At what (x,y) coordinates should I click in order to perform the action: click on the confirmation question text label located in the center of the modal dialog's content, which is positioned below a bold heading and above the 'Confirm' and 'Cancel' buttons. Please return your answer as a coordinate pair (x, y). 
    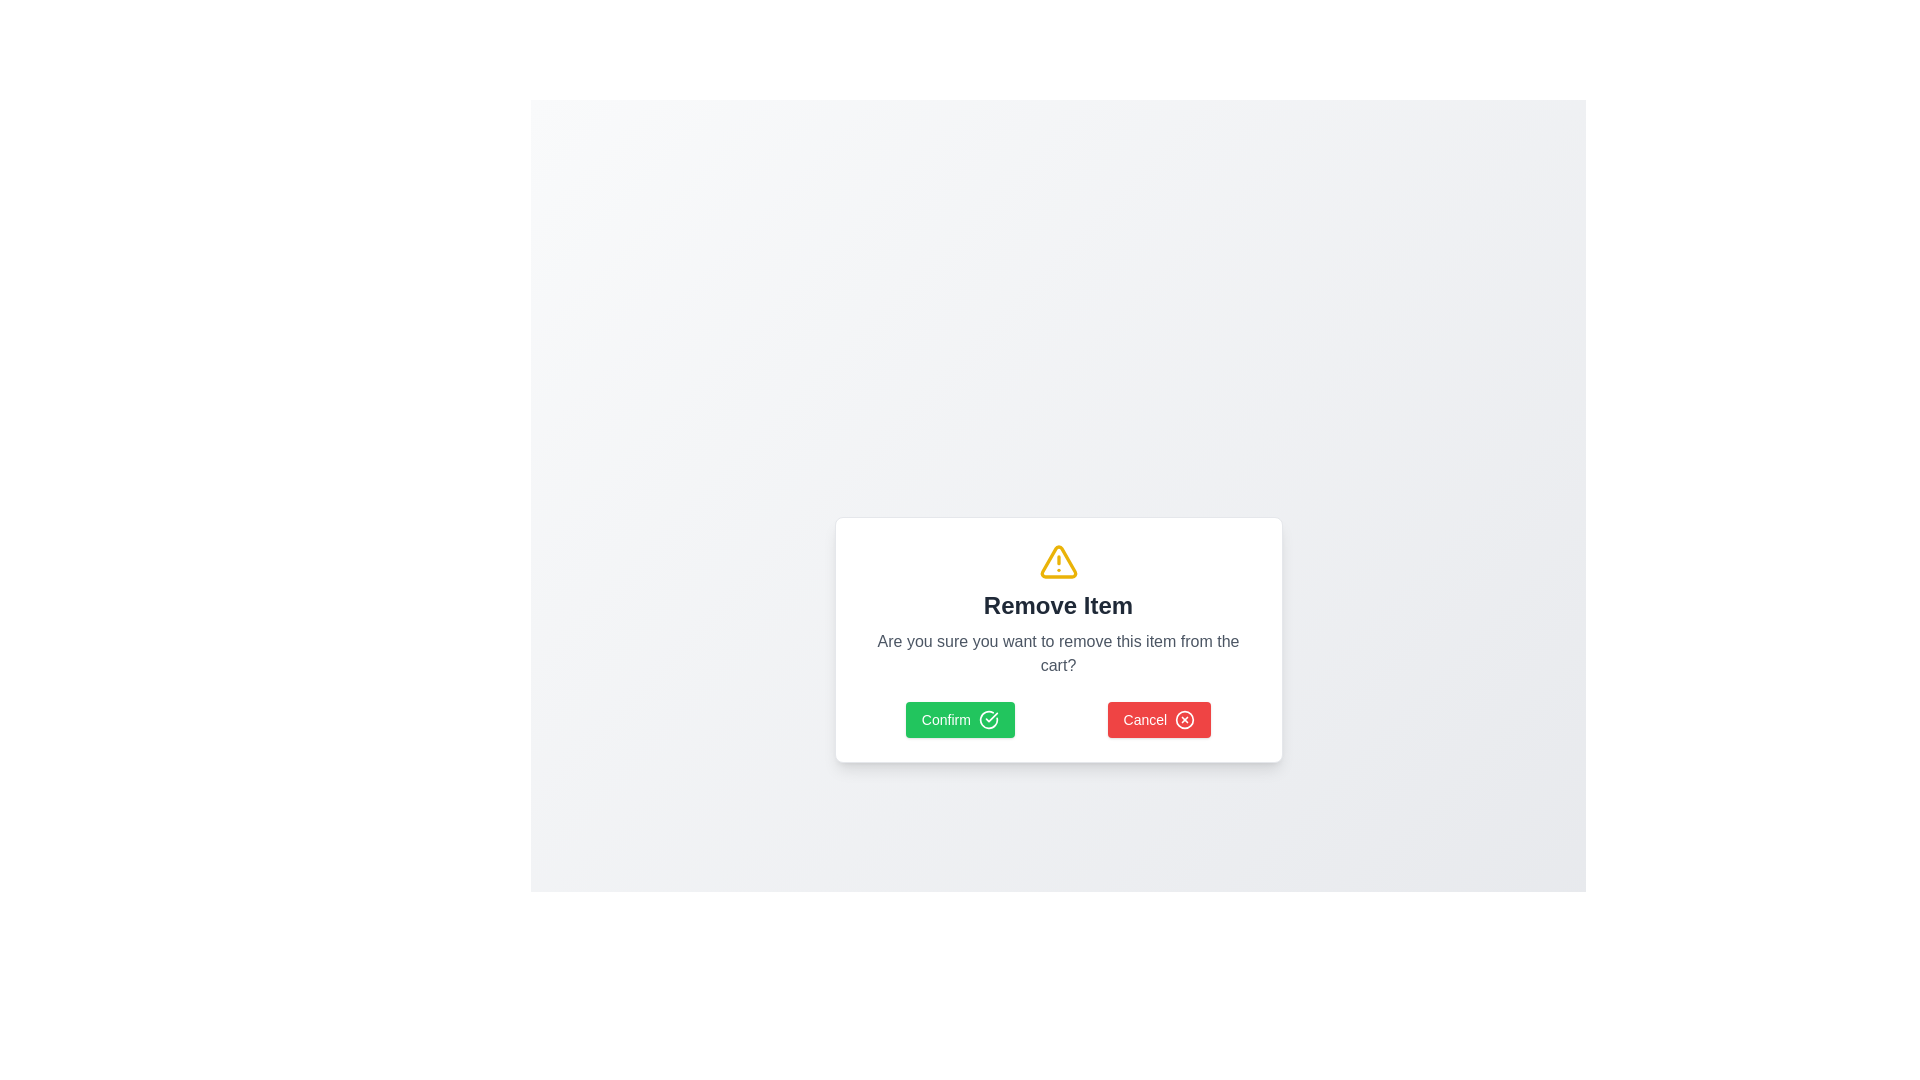
    Looking at the image, I should click on (1057, 654).